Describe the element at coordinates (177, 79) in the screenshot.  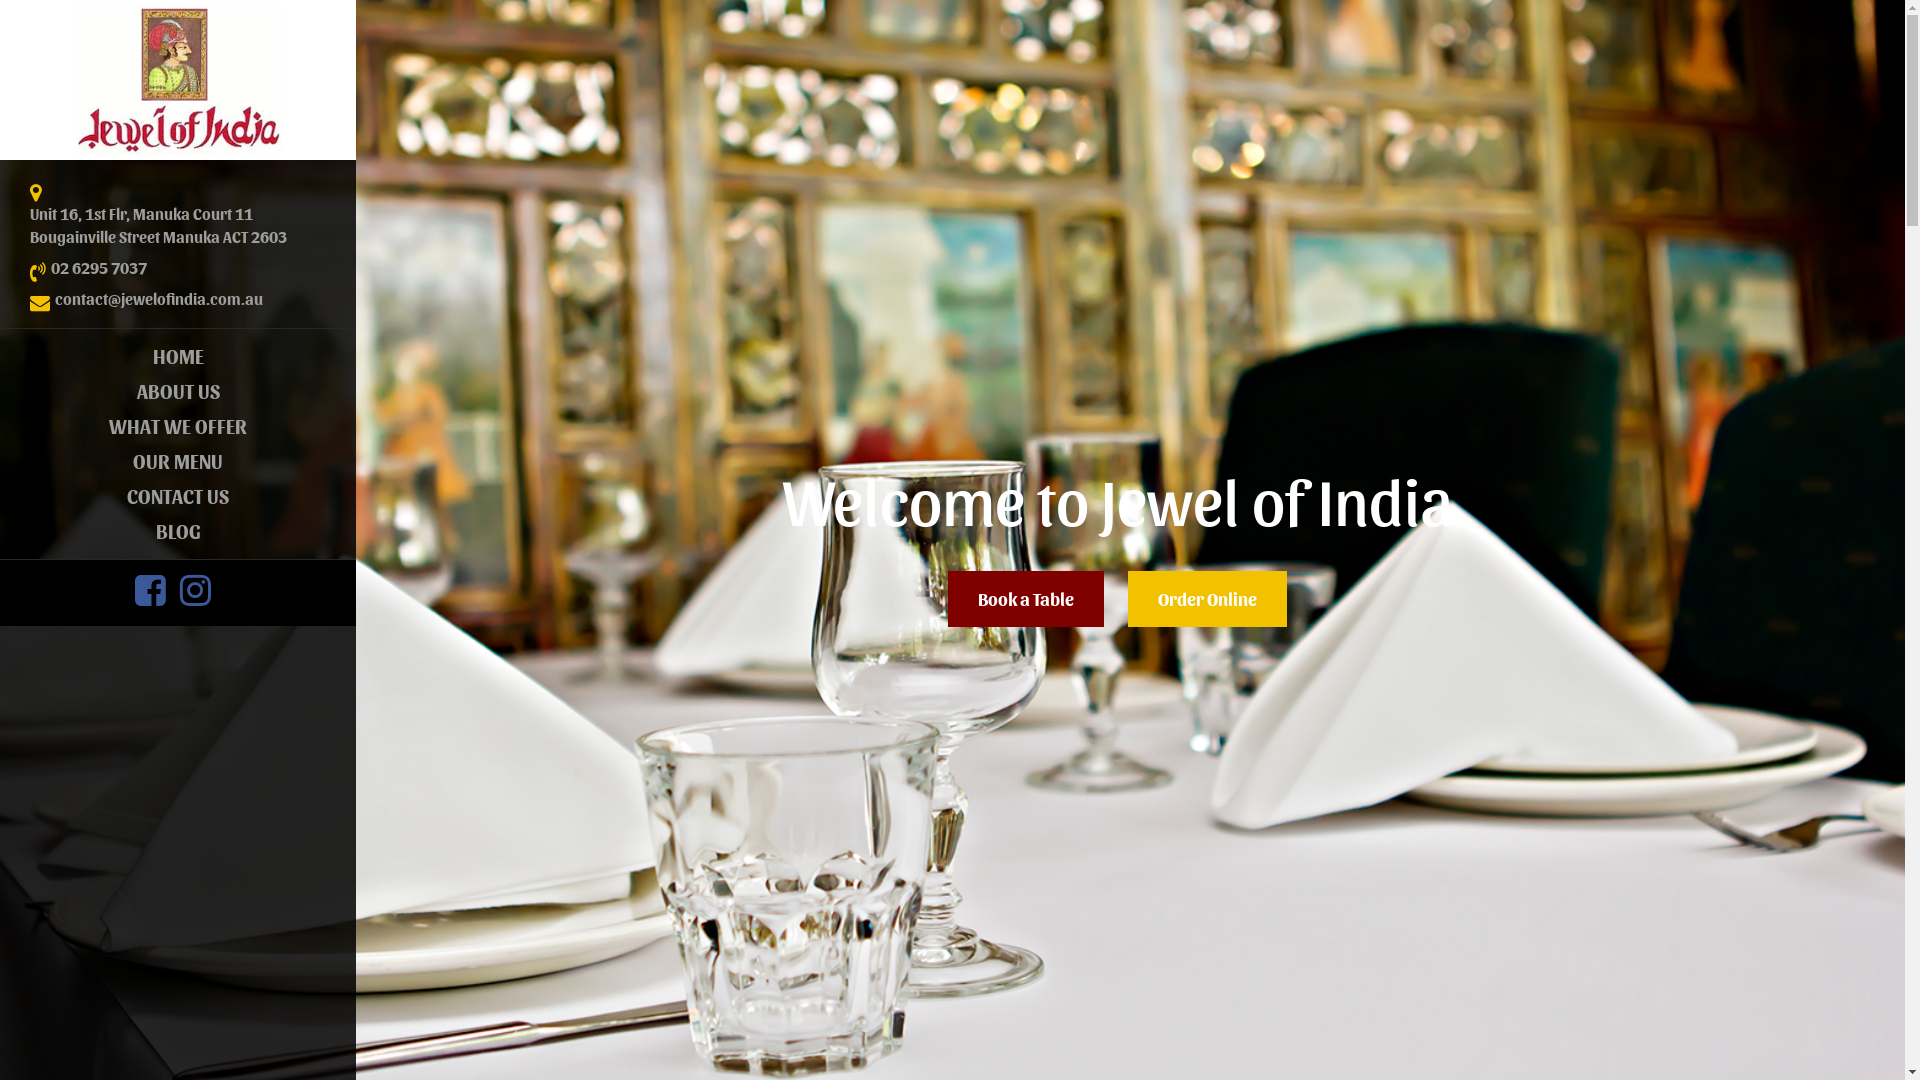
I see `'Jewel of India '` at that location.